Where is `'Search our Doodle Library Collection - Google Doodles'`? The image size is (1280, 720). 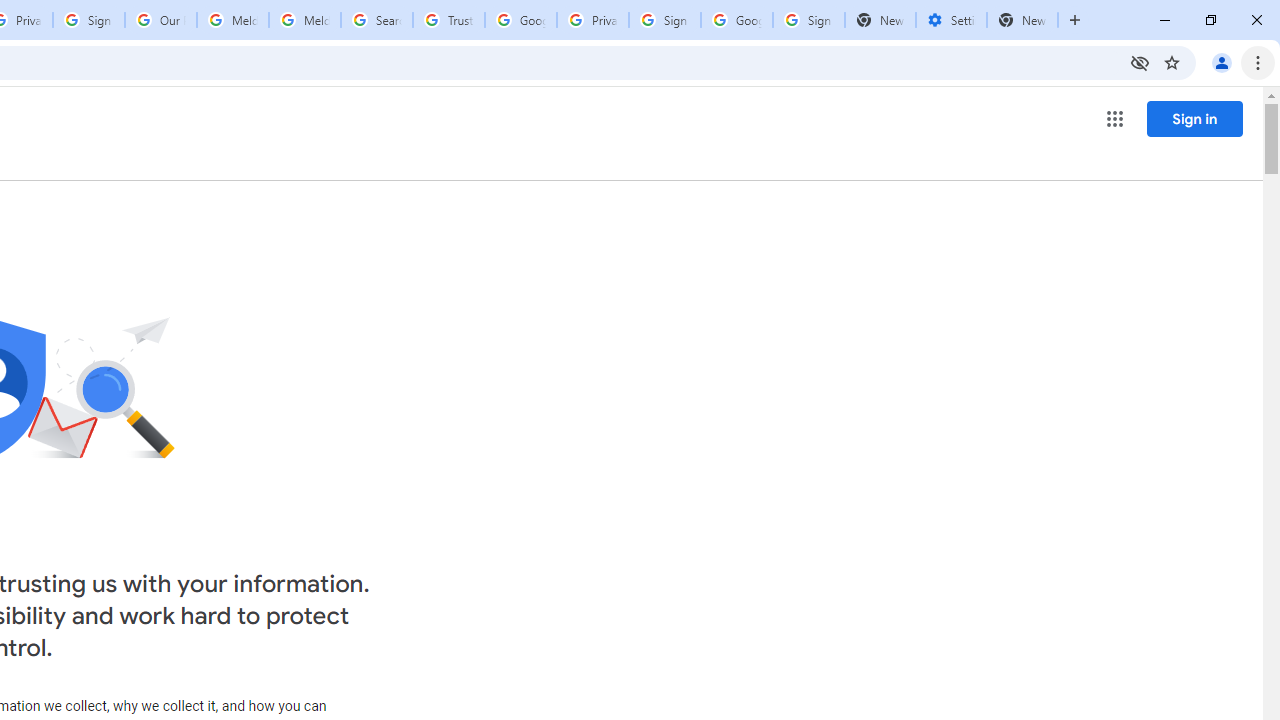
'Search our Doodle Library Collection - Google Doodles' is located at coordinates (376, 20).